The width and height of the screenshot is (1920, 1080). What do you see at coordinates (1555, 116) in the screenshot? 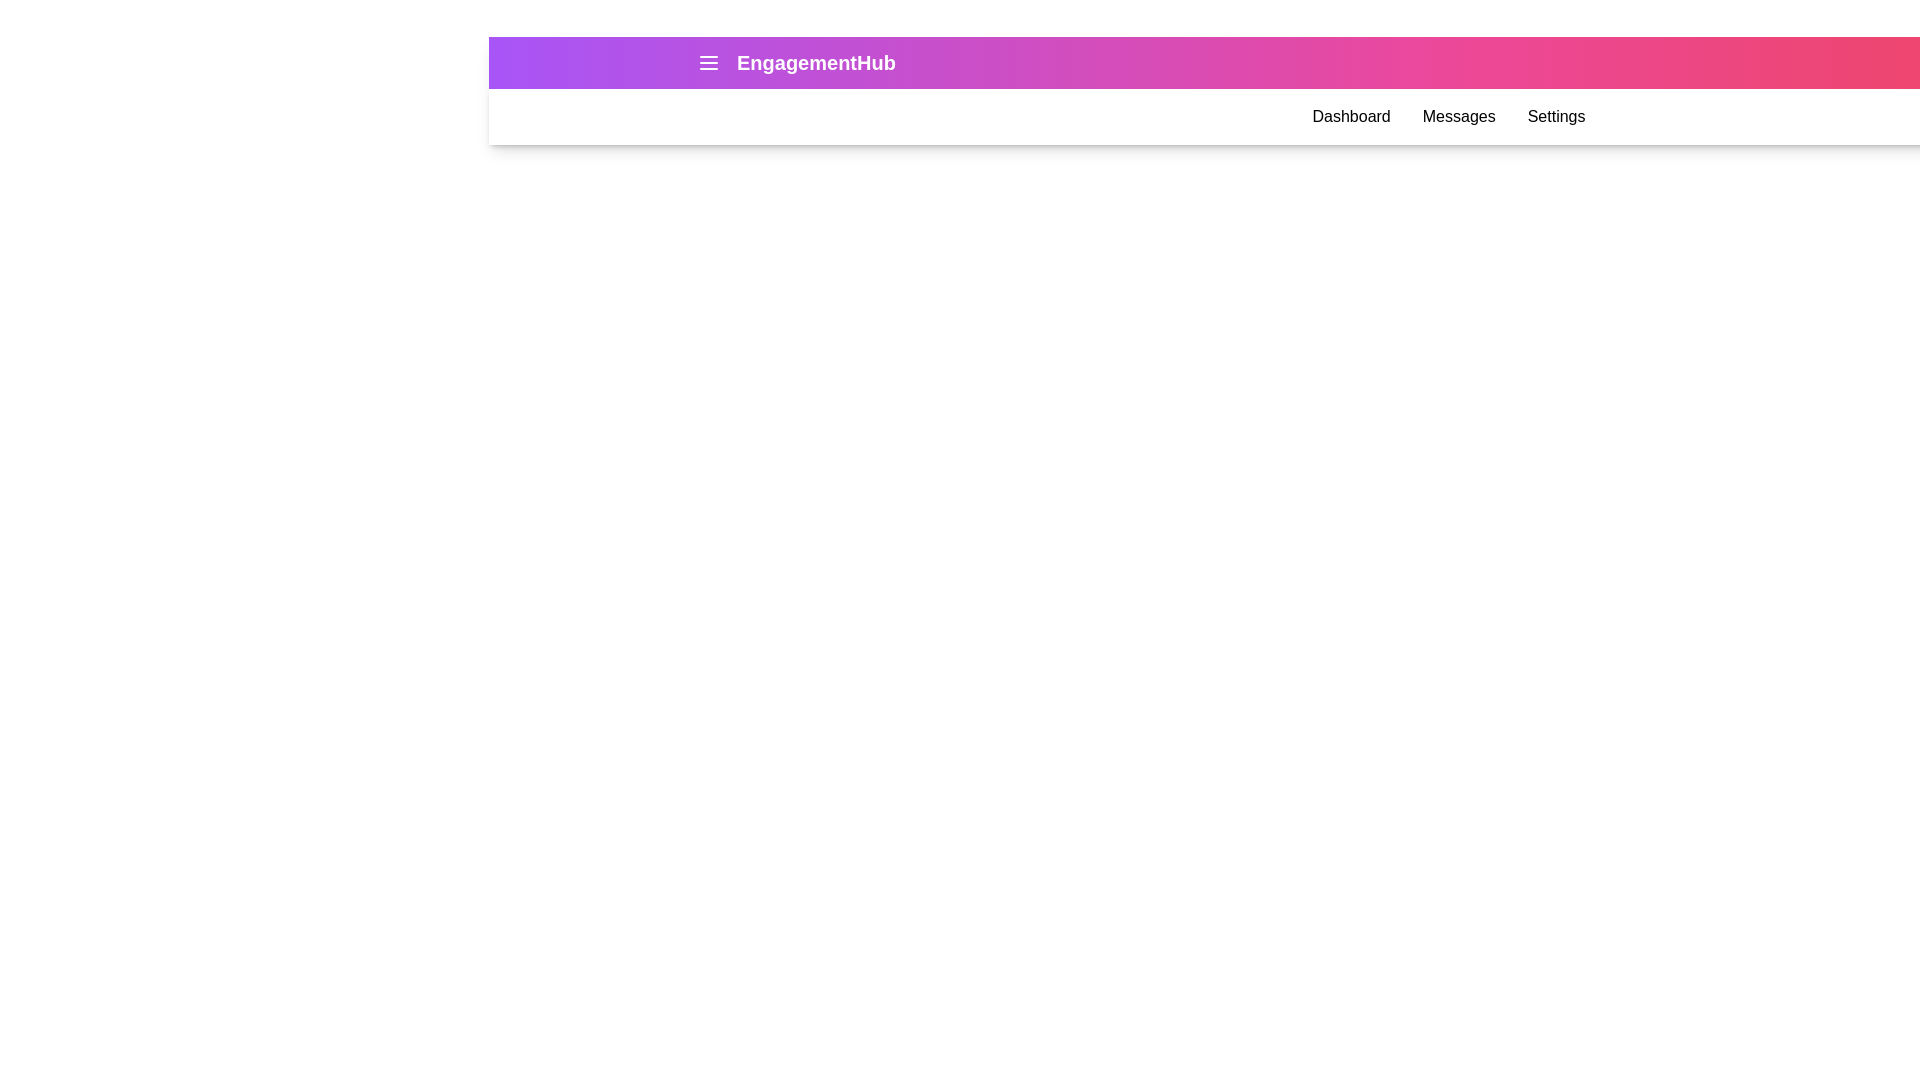
I see `the 'Settings' link in the navigation bar` at bounding box center [1555, 116].